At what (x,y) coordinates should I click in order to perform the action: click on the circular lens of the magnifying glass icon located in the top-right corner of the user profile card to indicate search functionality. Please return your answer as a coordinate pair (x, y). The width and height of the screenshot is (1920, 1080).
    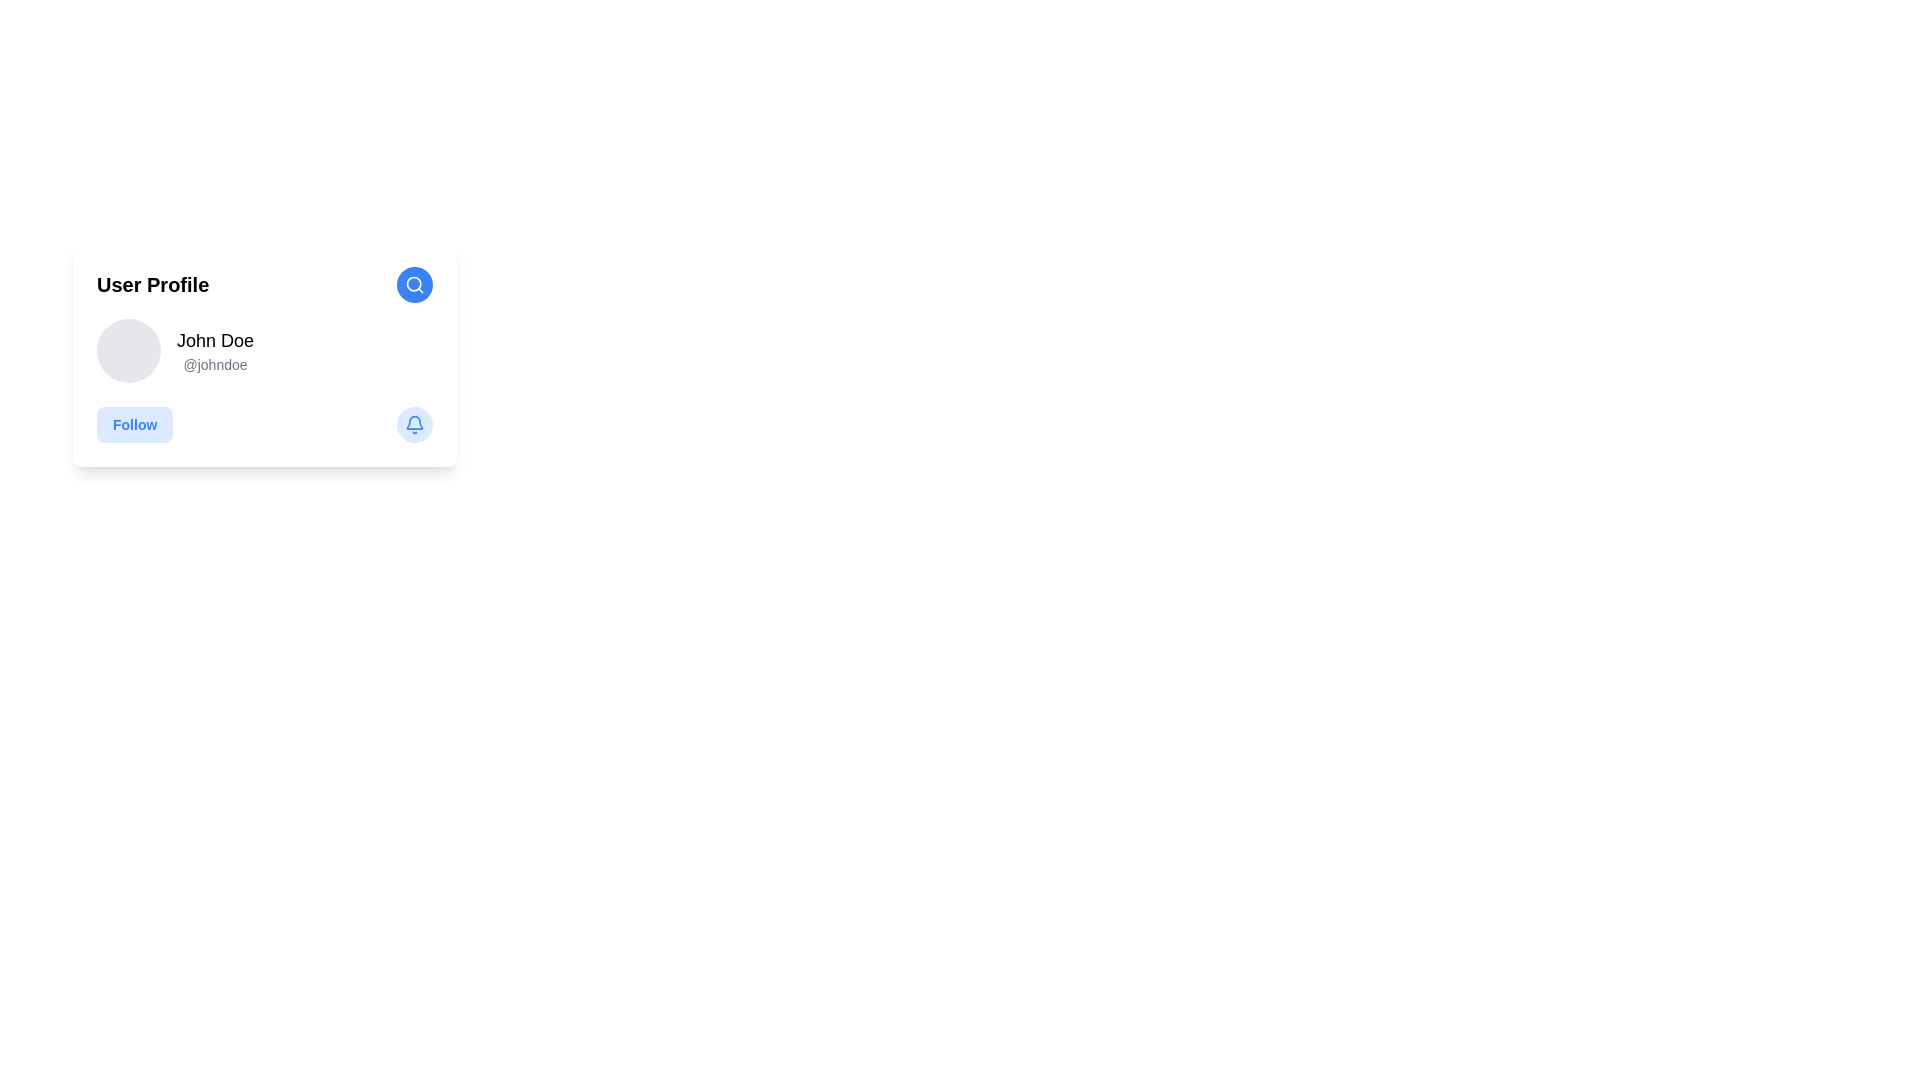
    Looking at the image, I should click on (413, 284).